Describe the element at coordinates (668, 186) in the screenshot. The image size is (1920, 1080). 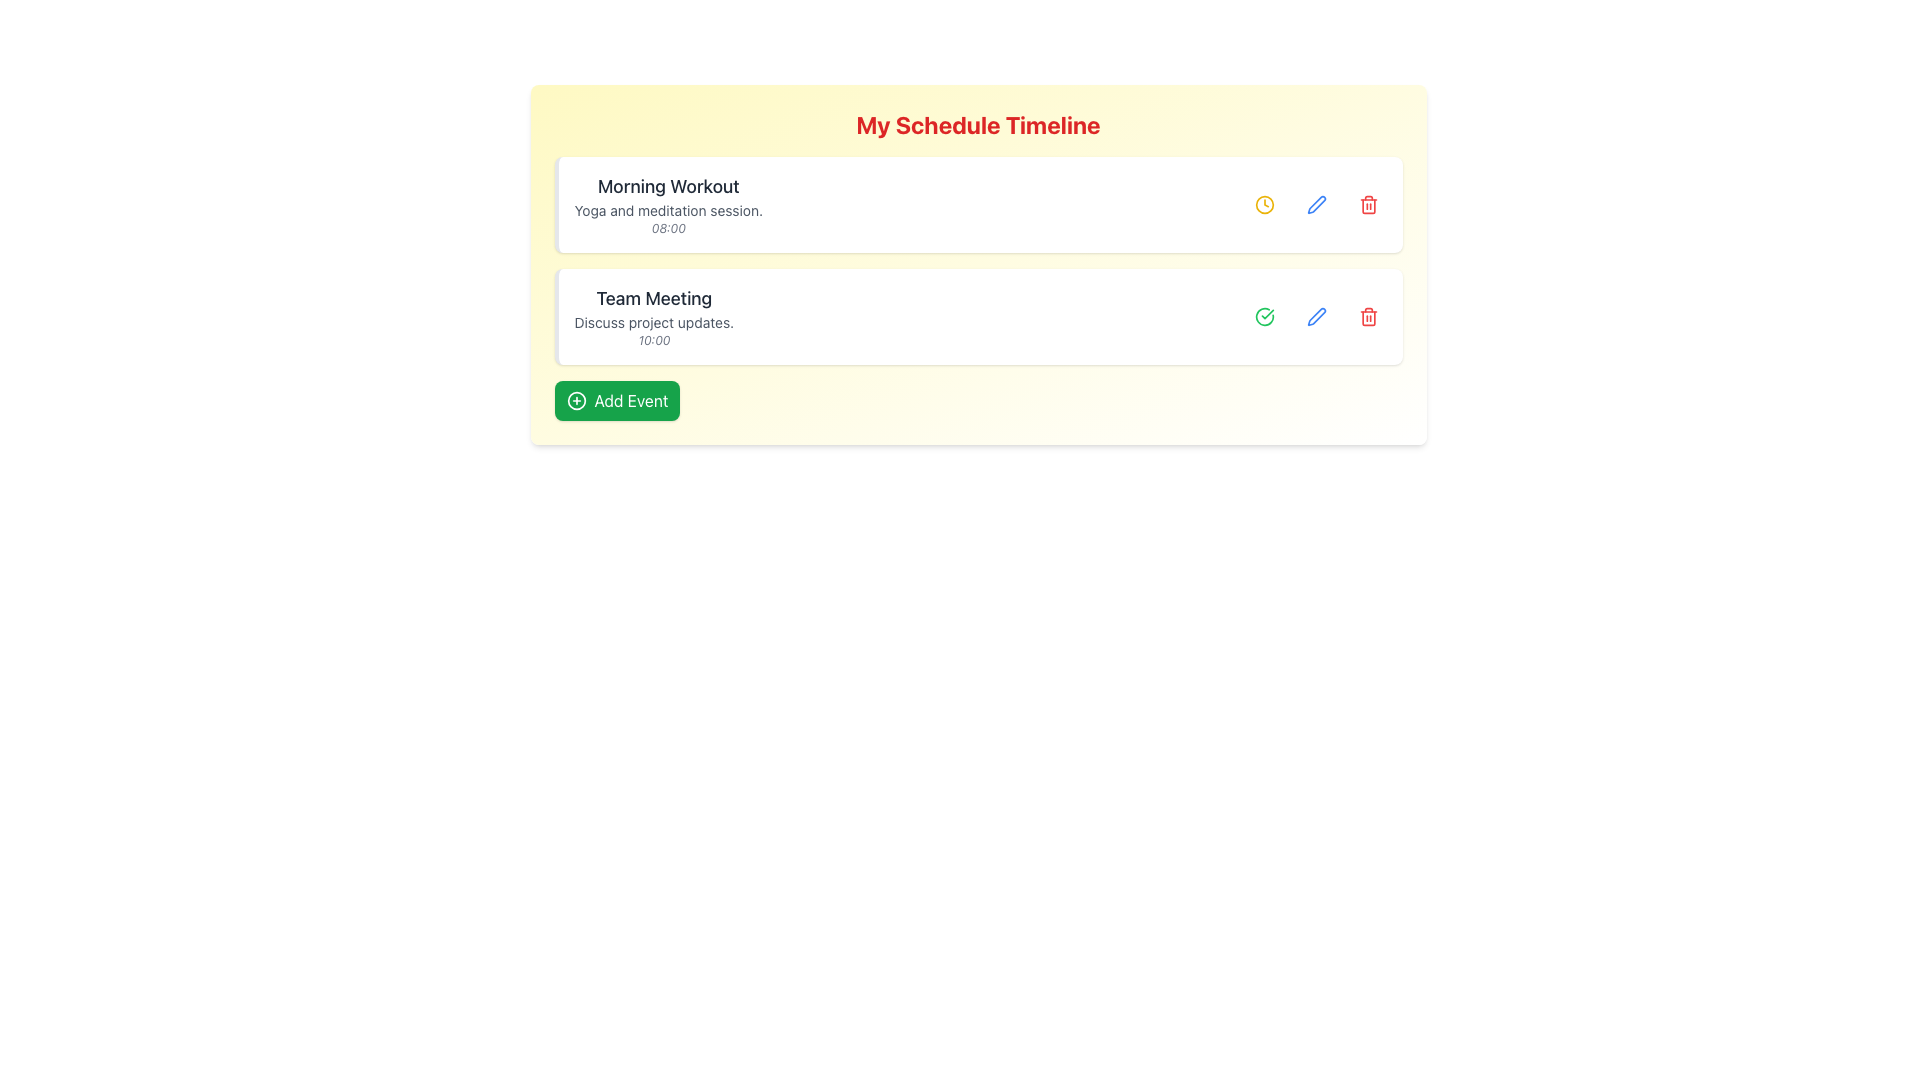
I see `the 'Morning Workout' text label, which is prominently displayed in a larger, bold, dark gray font inside the first schedule card under 'My Schedule Timeline'` at that location.